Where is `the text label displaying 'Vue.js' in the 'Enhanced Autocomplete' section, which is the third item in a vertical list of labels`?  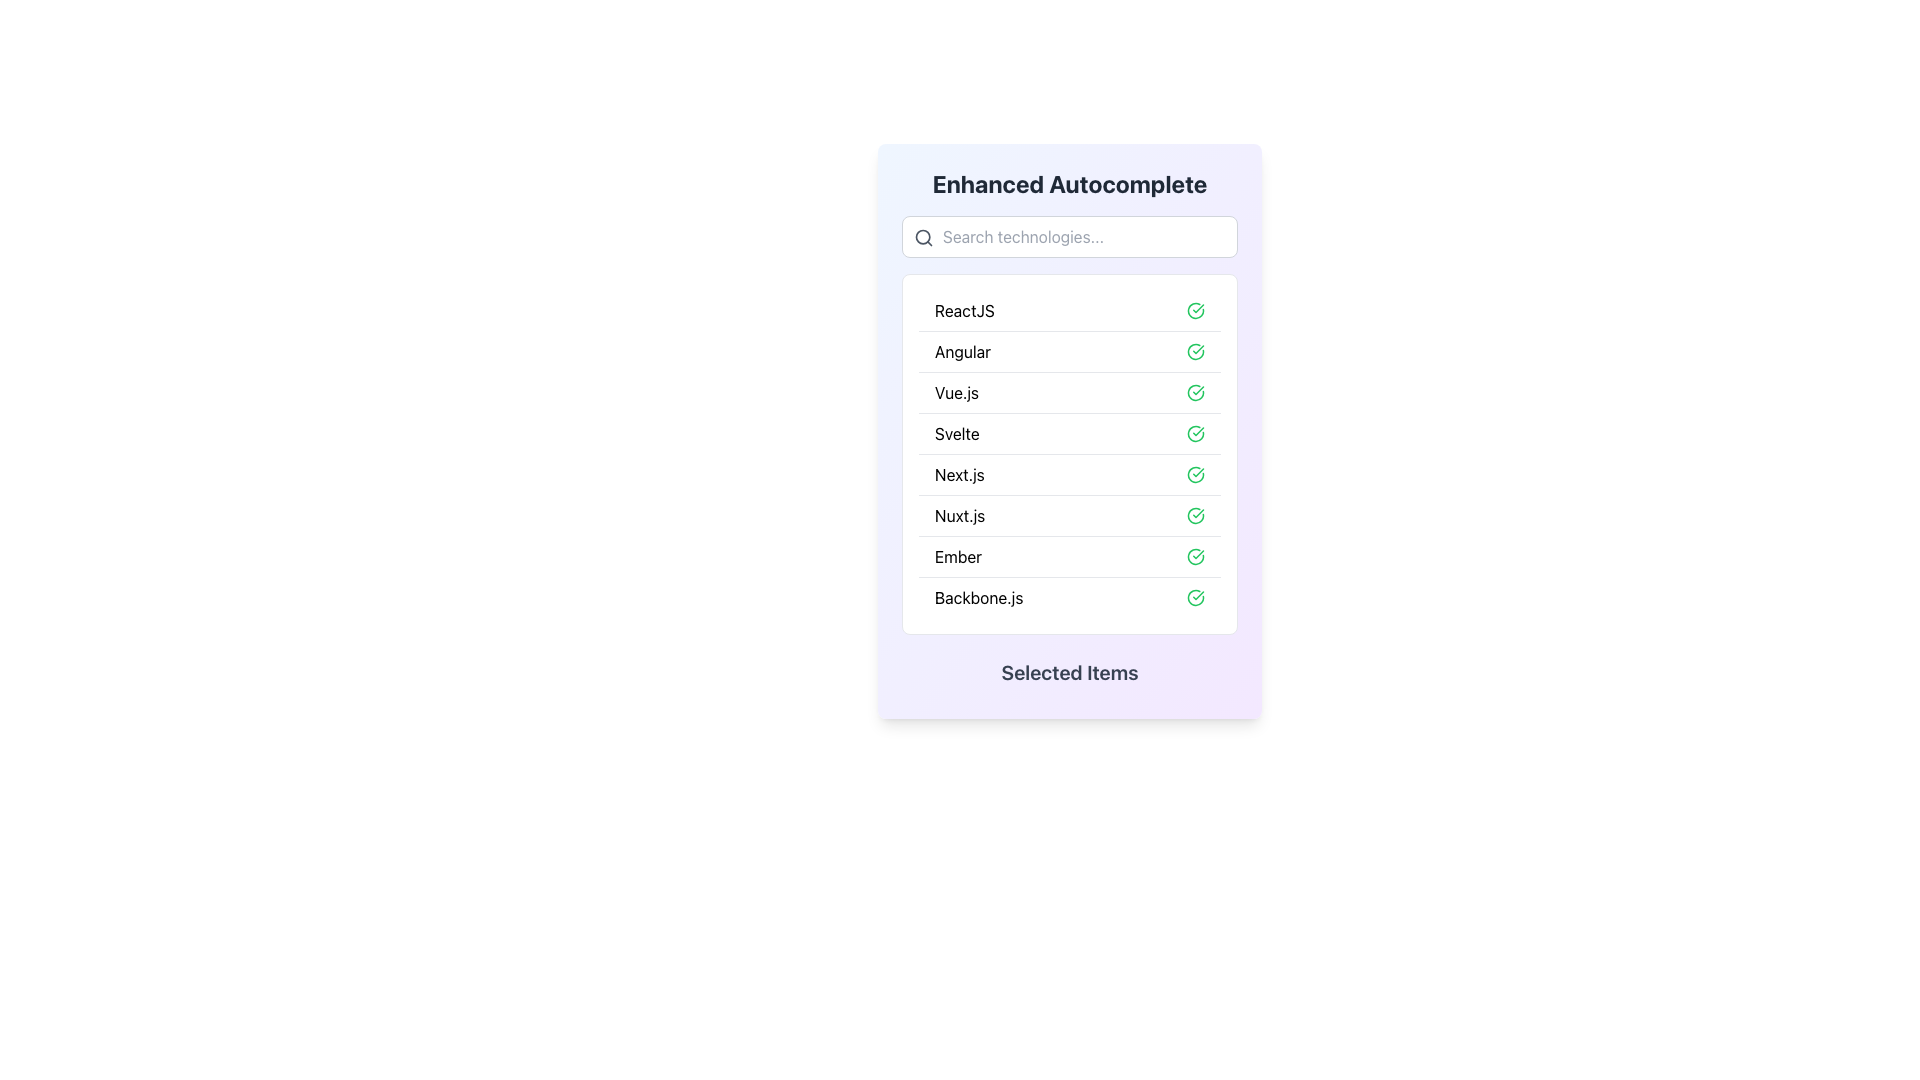
the text label displaying 'Vue.js' in the 'Enhanced Autocomplete' section, which is the third item in a vertical list of labels is located at coordinates (956, 393).